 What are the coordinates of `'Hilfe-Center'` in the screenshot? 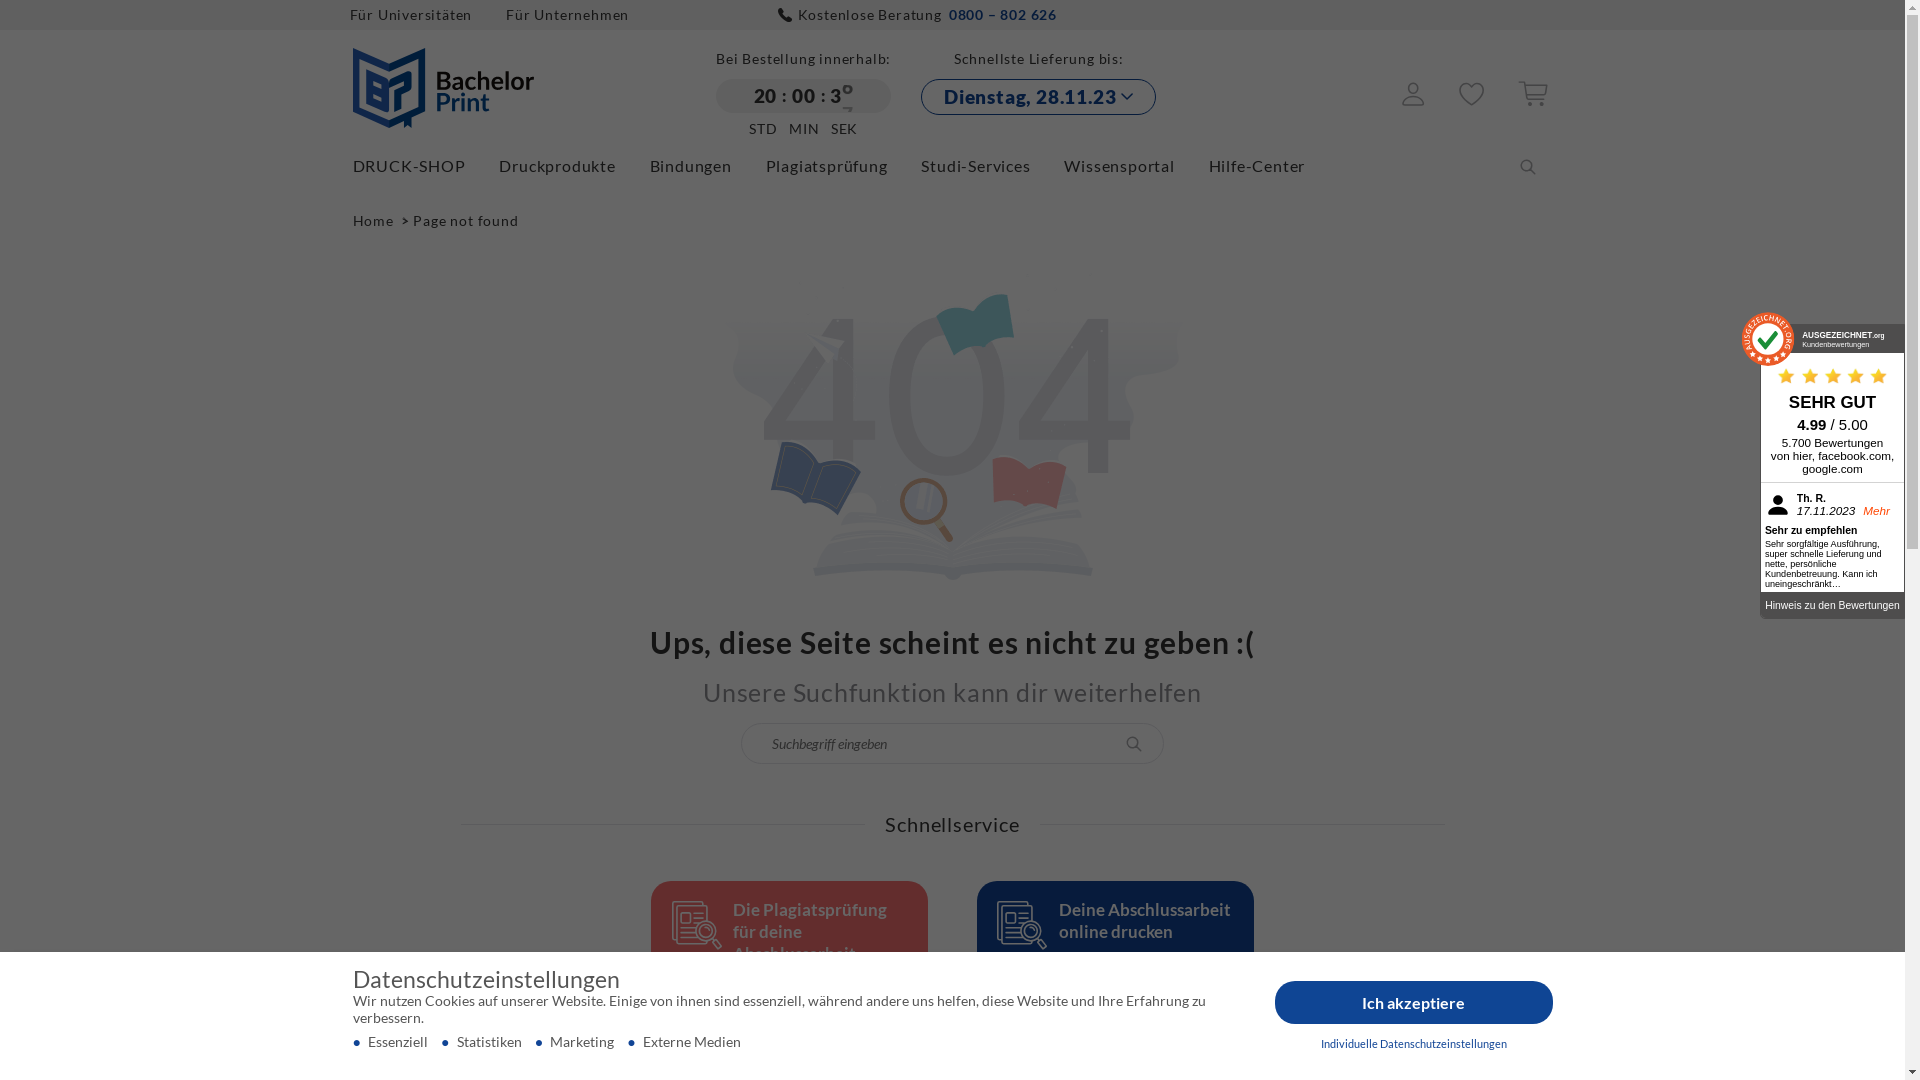 It's located at (1208, 164).